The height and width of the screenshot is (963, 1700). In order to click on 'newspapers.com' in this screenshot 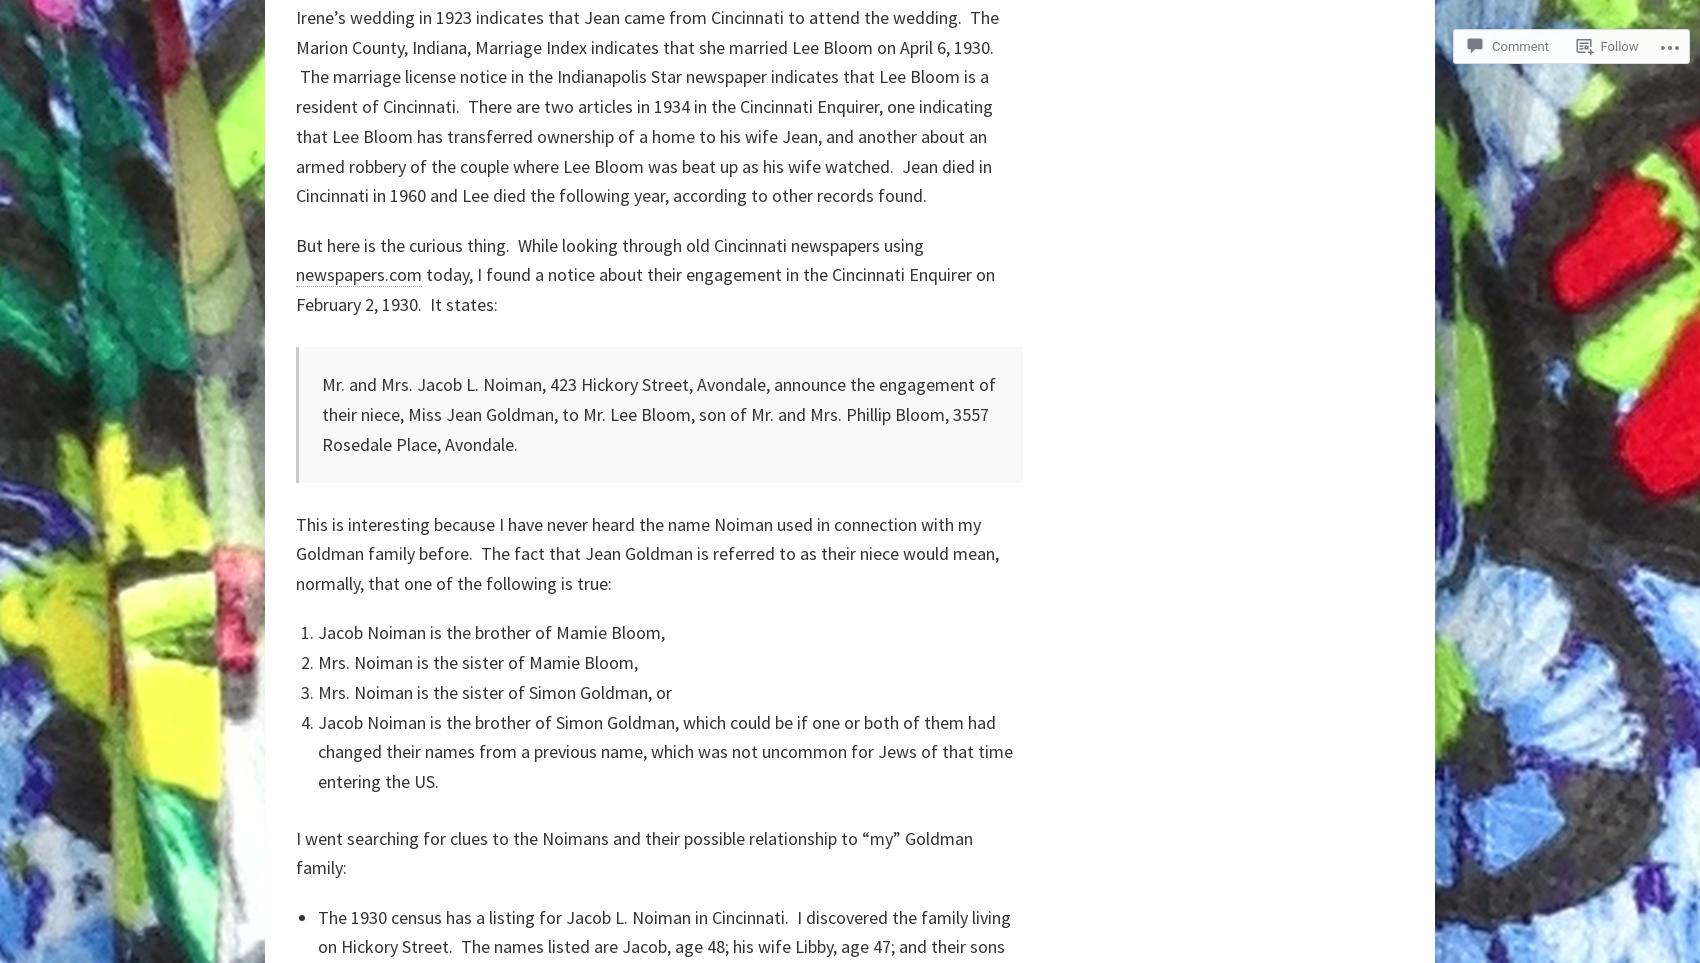, I will do `click(358, 273)`.